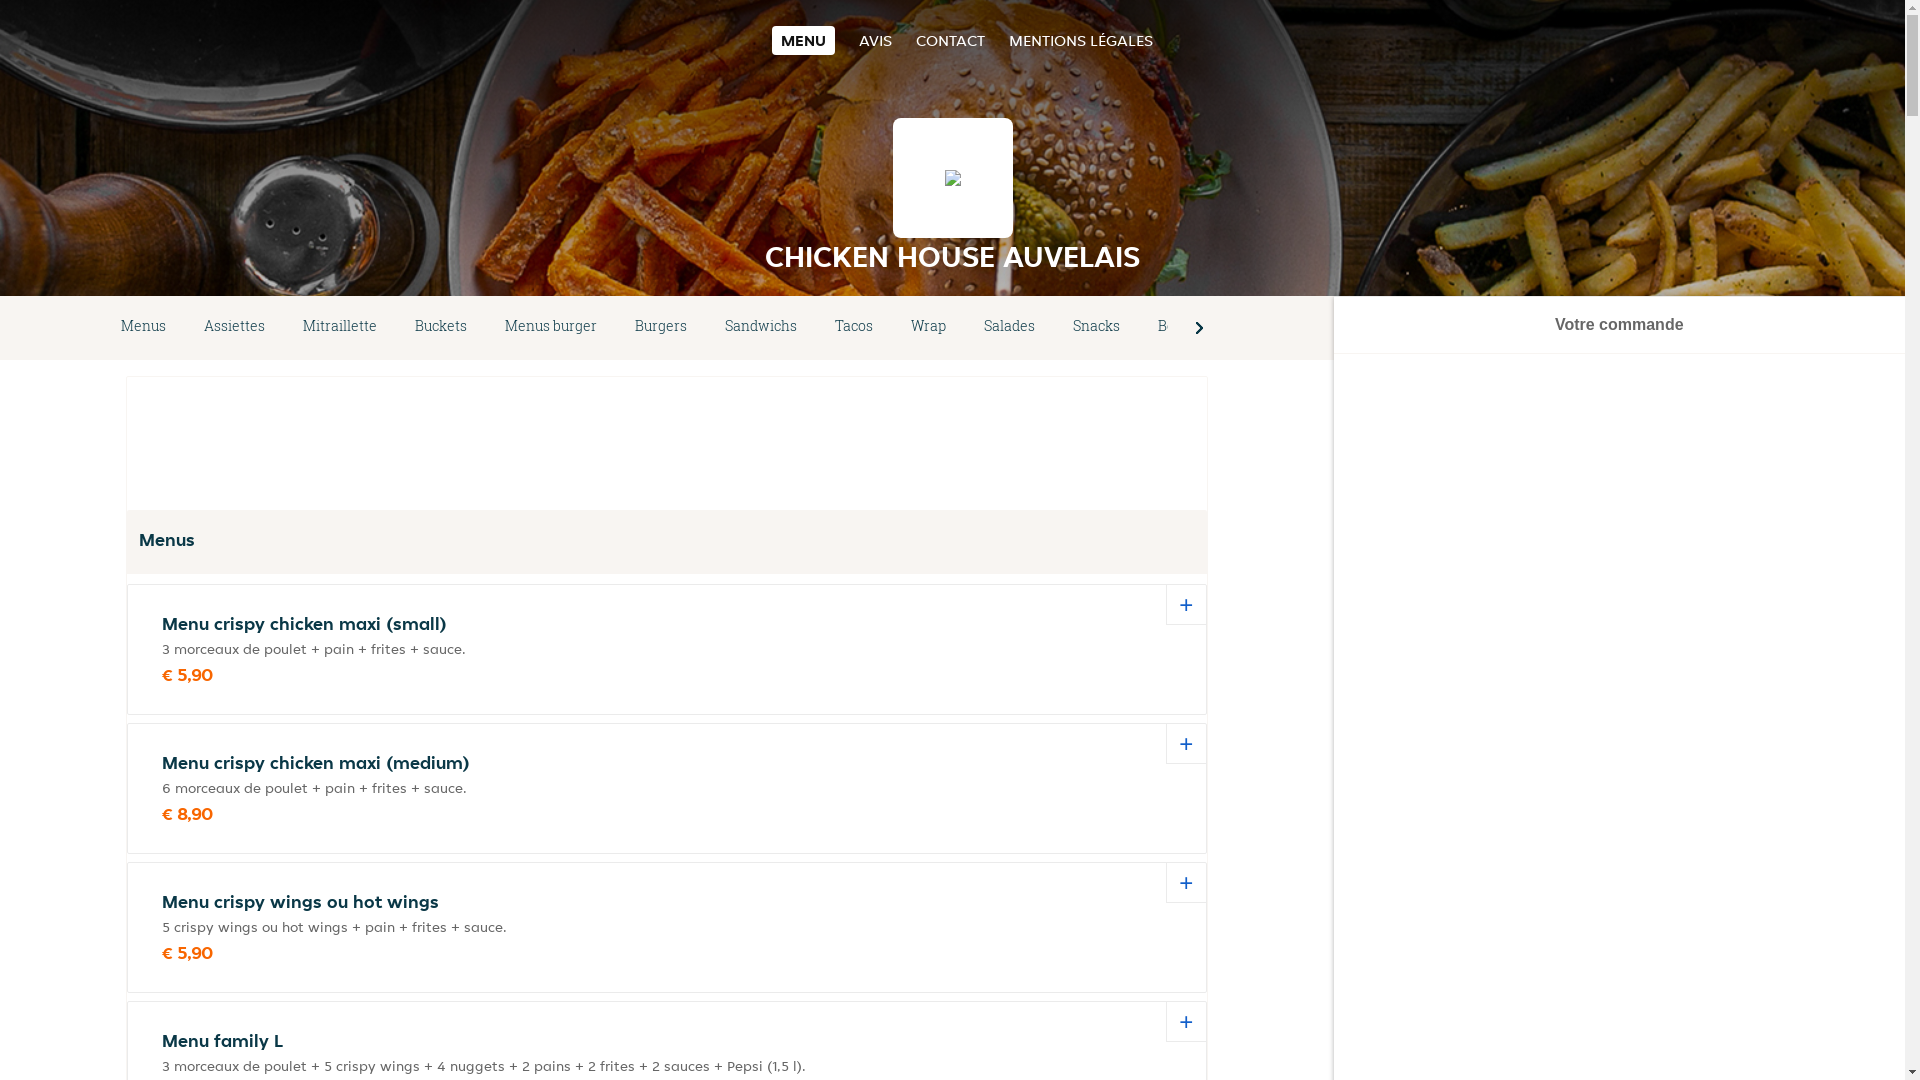 The image size is (1920, 1080). I want to click on 'Burgers', so click(661, 326).